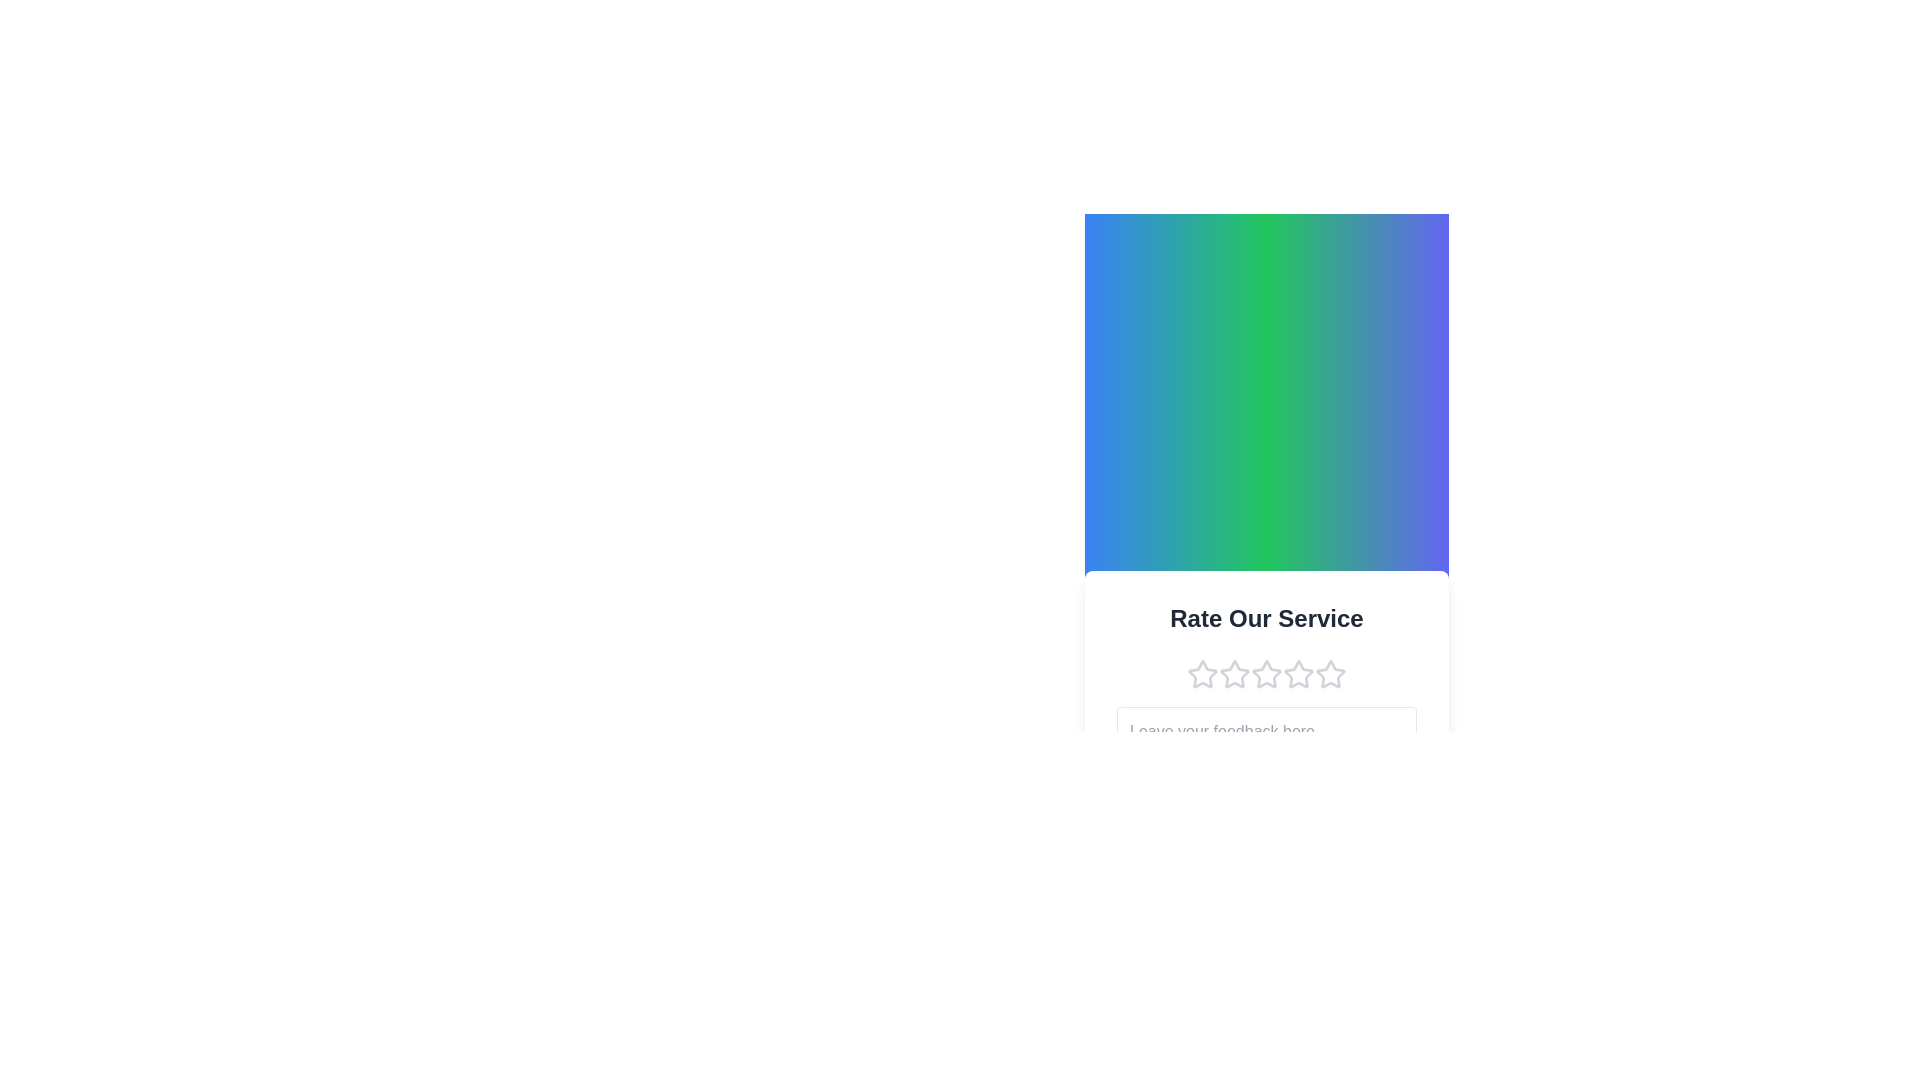 This screenshot has width=1920, height=1080. What do you see at coordinates (1266, 617) in the screenshot?
I see `the prominently styled static text displaying 'Rate Our Service' in a bold and large font, which is centered in a modal interface just below the gradient header` at bounding box center [1266, 617].